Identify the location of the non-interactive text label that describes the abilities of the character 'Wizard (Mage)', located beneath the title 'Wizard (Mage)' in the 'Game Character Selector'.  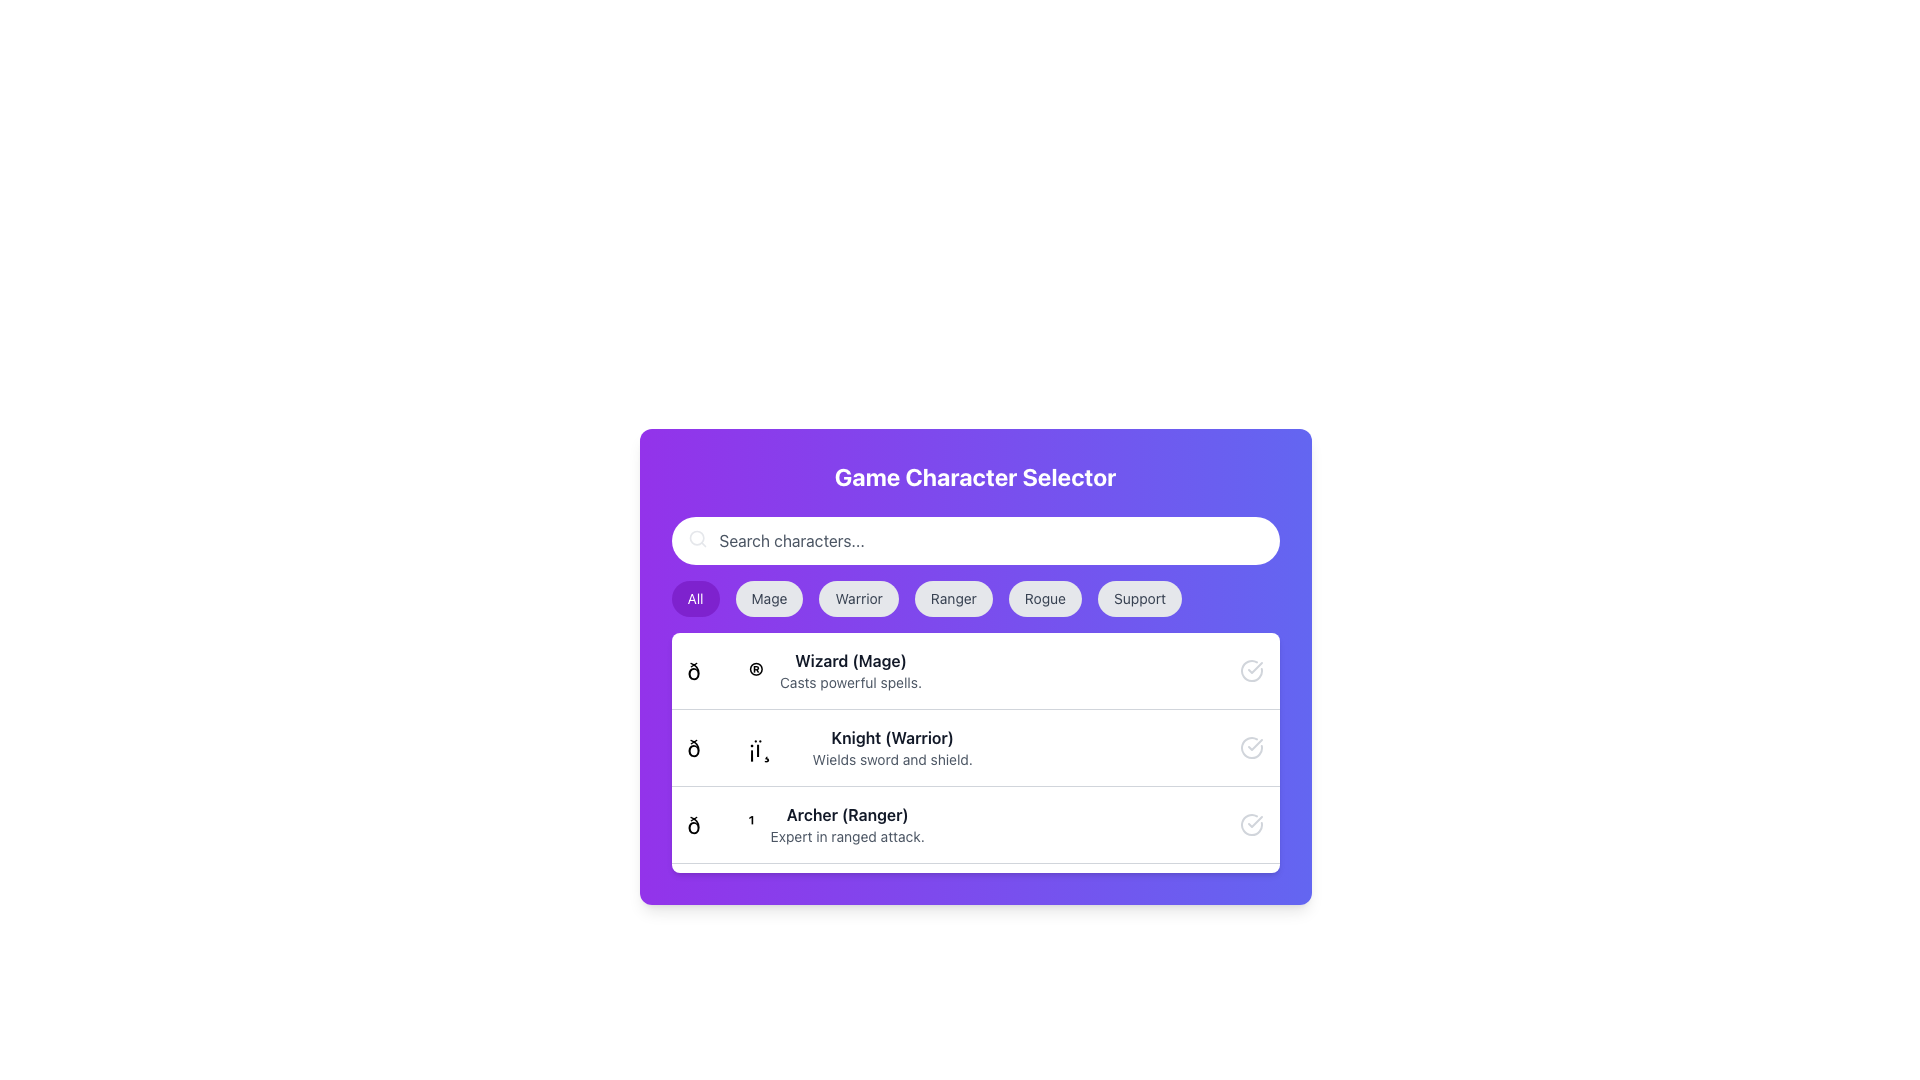
(850, 681).